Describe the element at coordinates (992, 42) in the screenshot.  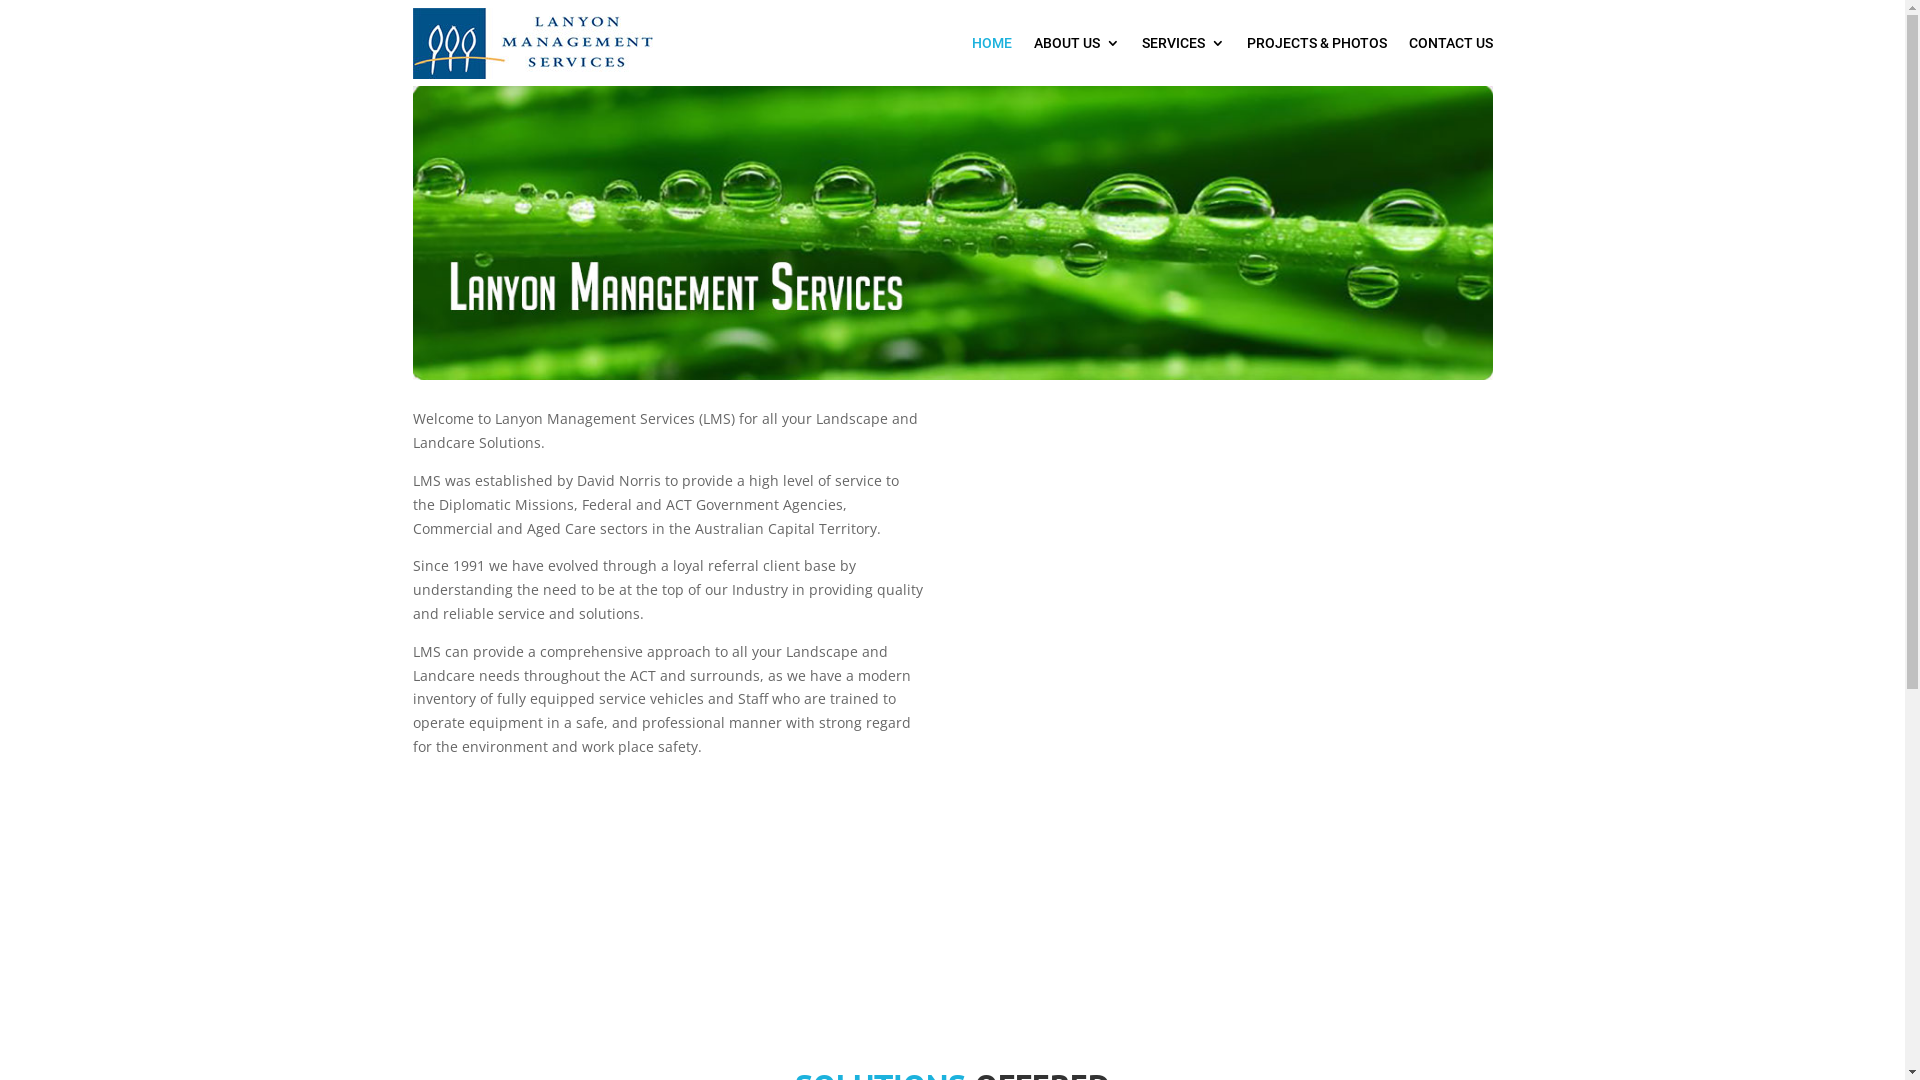
I see `'HOME'` at that location.